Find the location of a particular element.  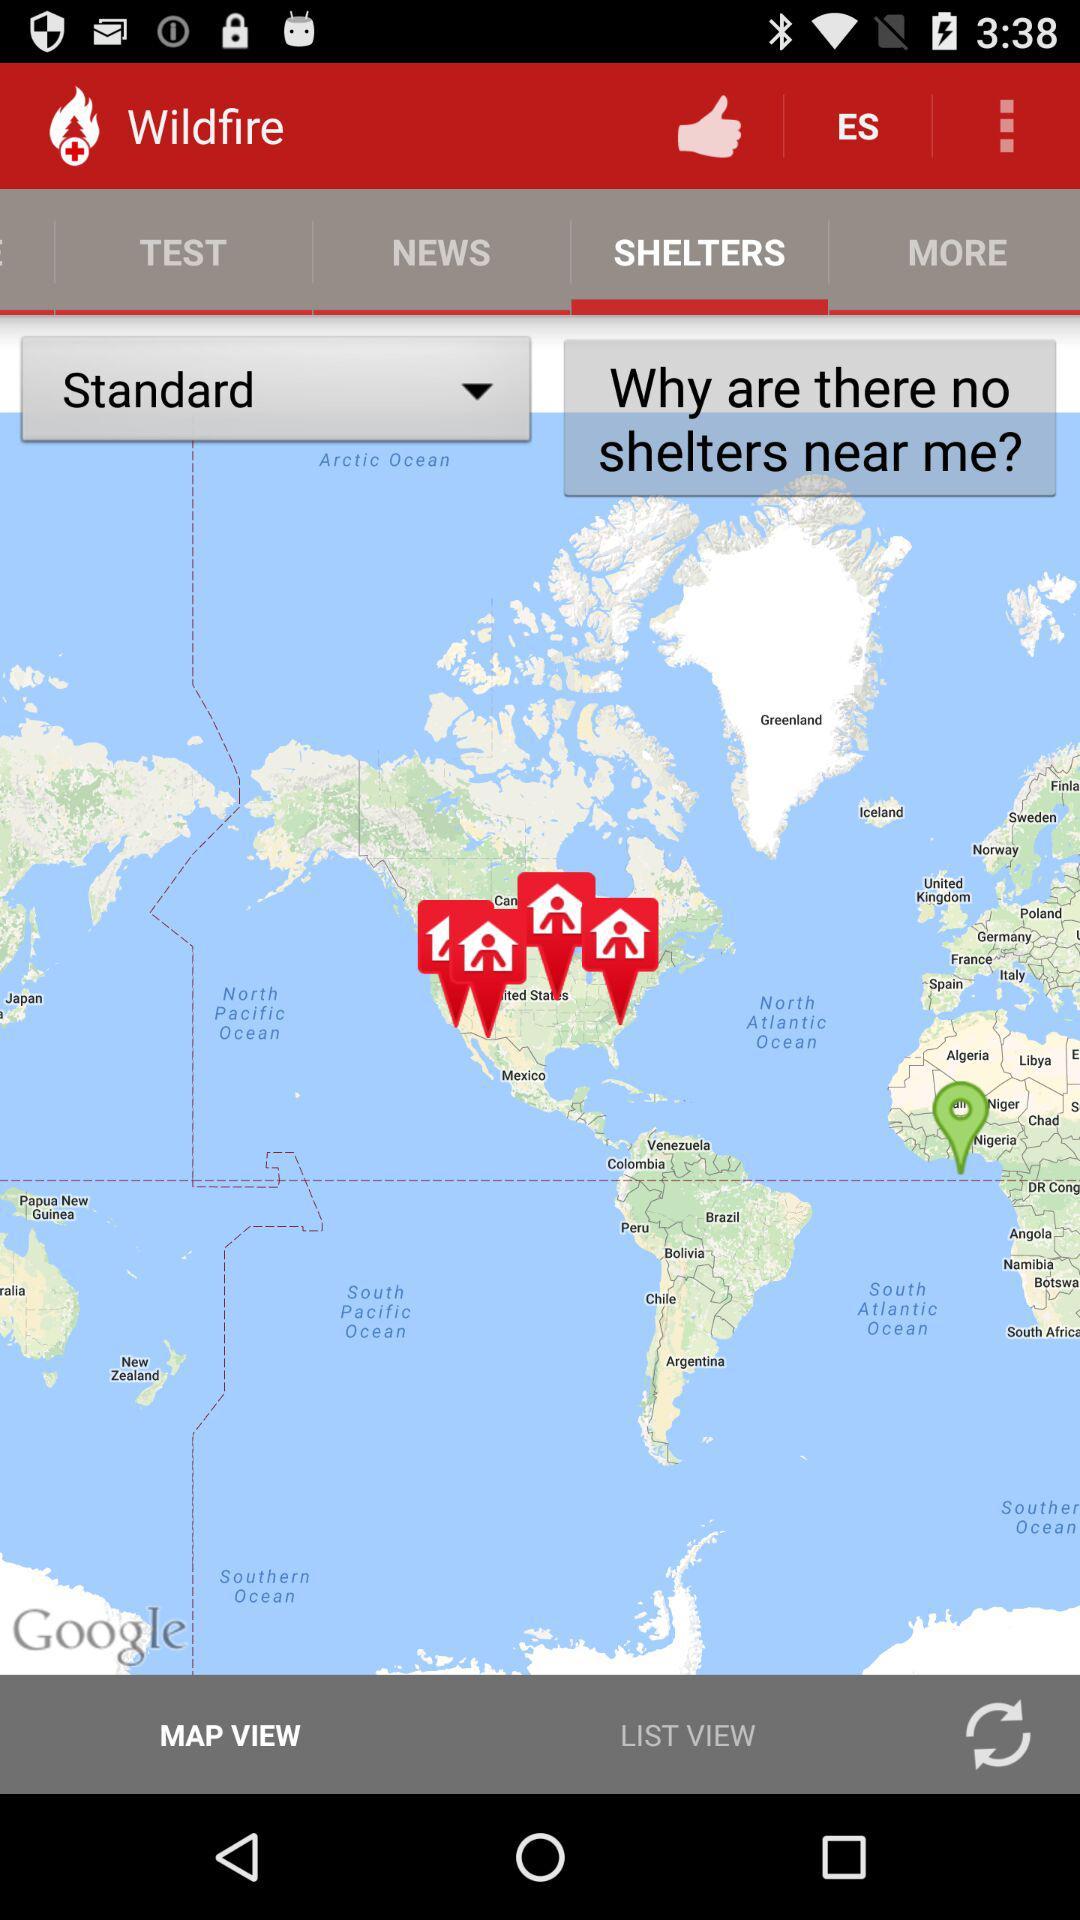

the refresh icon is located at coordinates (997, 1855).